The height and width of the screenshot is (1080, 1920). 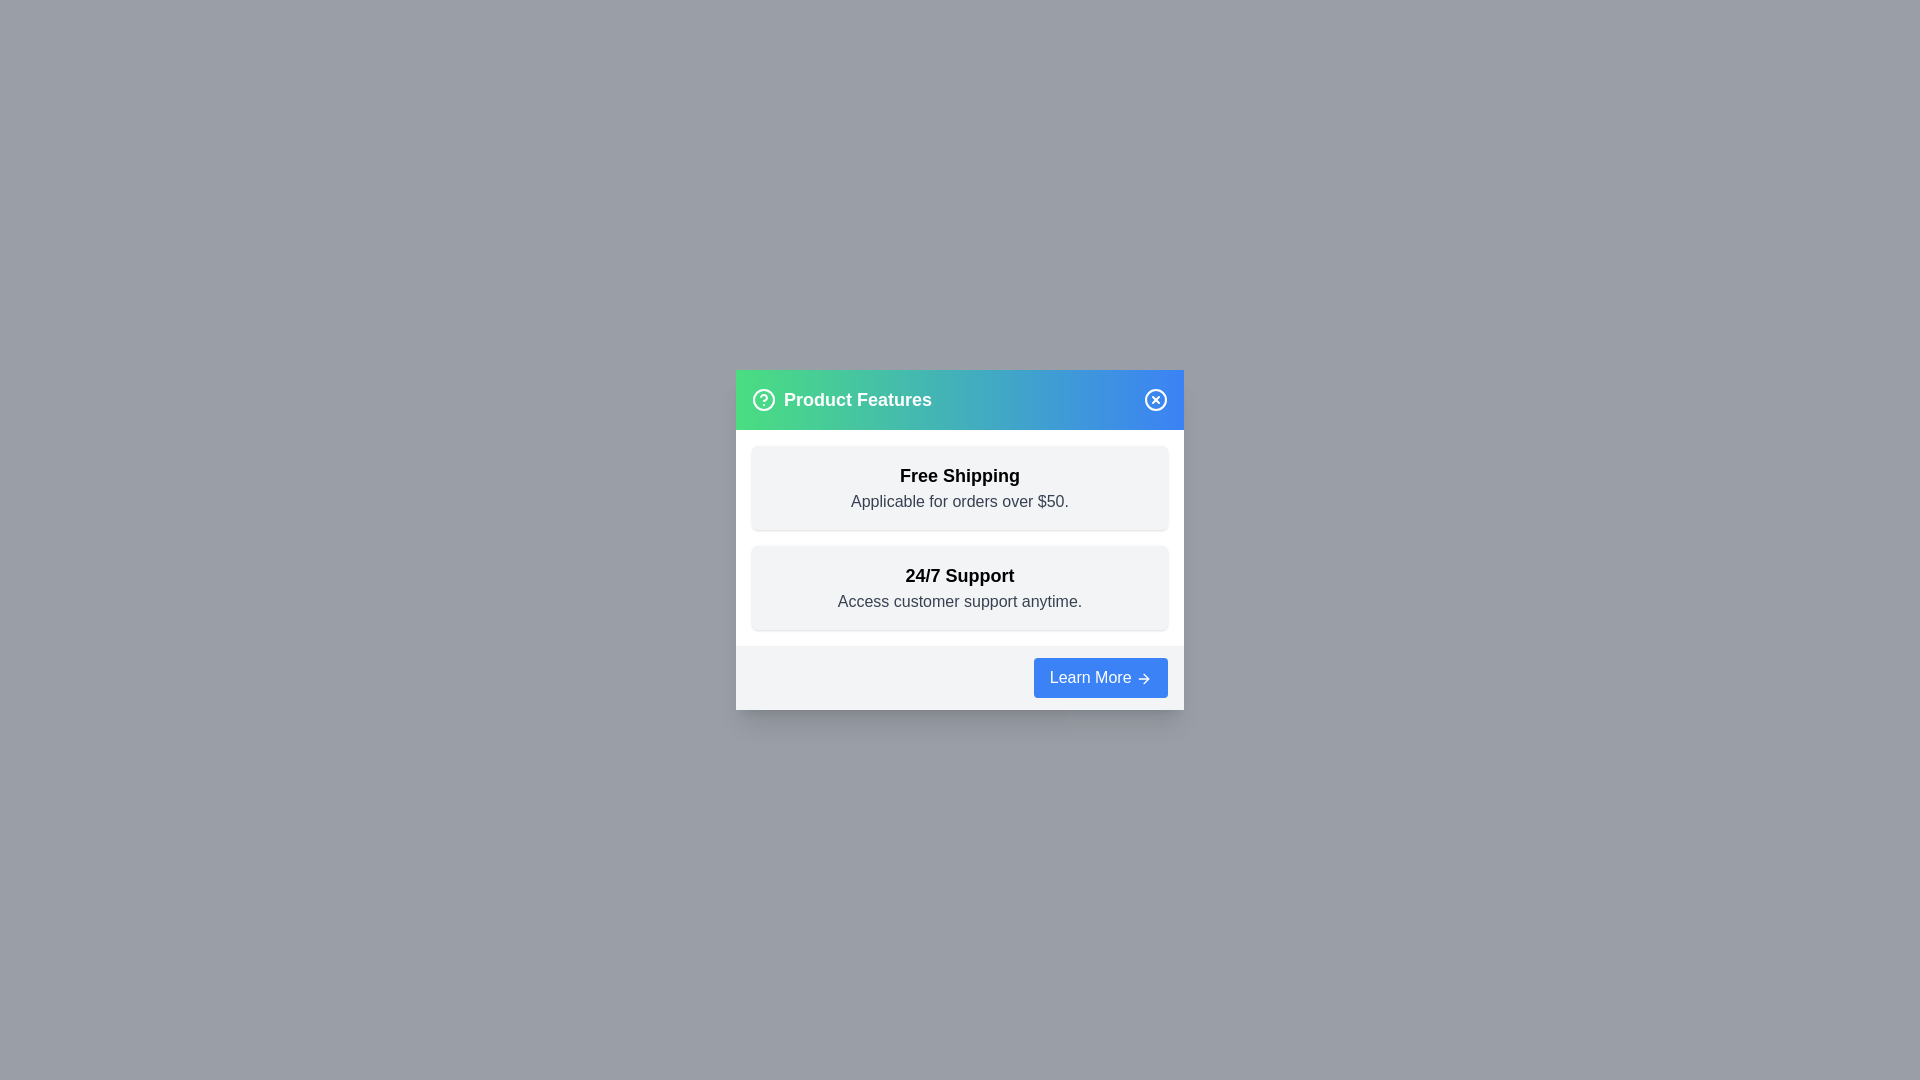 What do you see at coordinates (1156, 400) in the screenshot?
I see `the close button in the top-right corner of the dialog` at bounding box center [1156, 400].